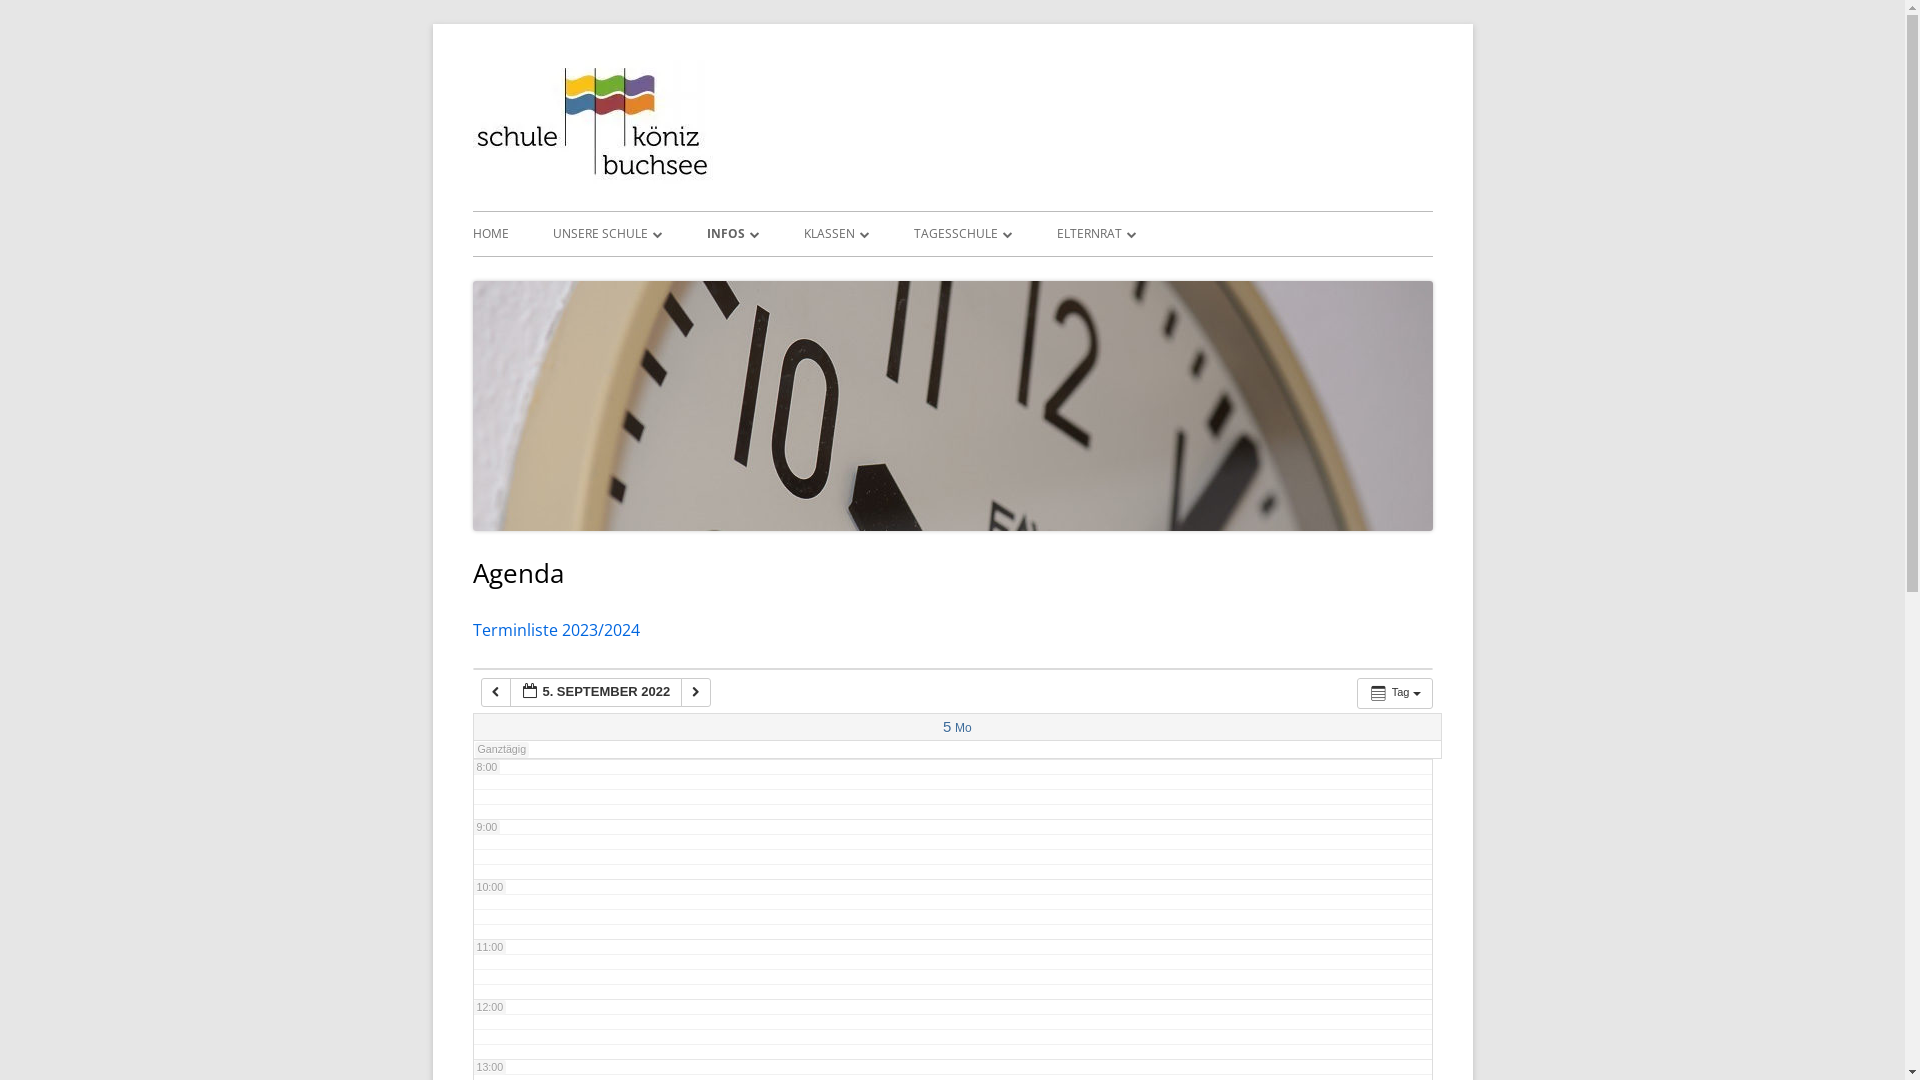  Describe the element at coordinates (1094, 233) in the screenshot. I see `'ELTERNRAT'` at that location.